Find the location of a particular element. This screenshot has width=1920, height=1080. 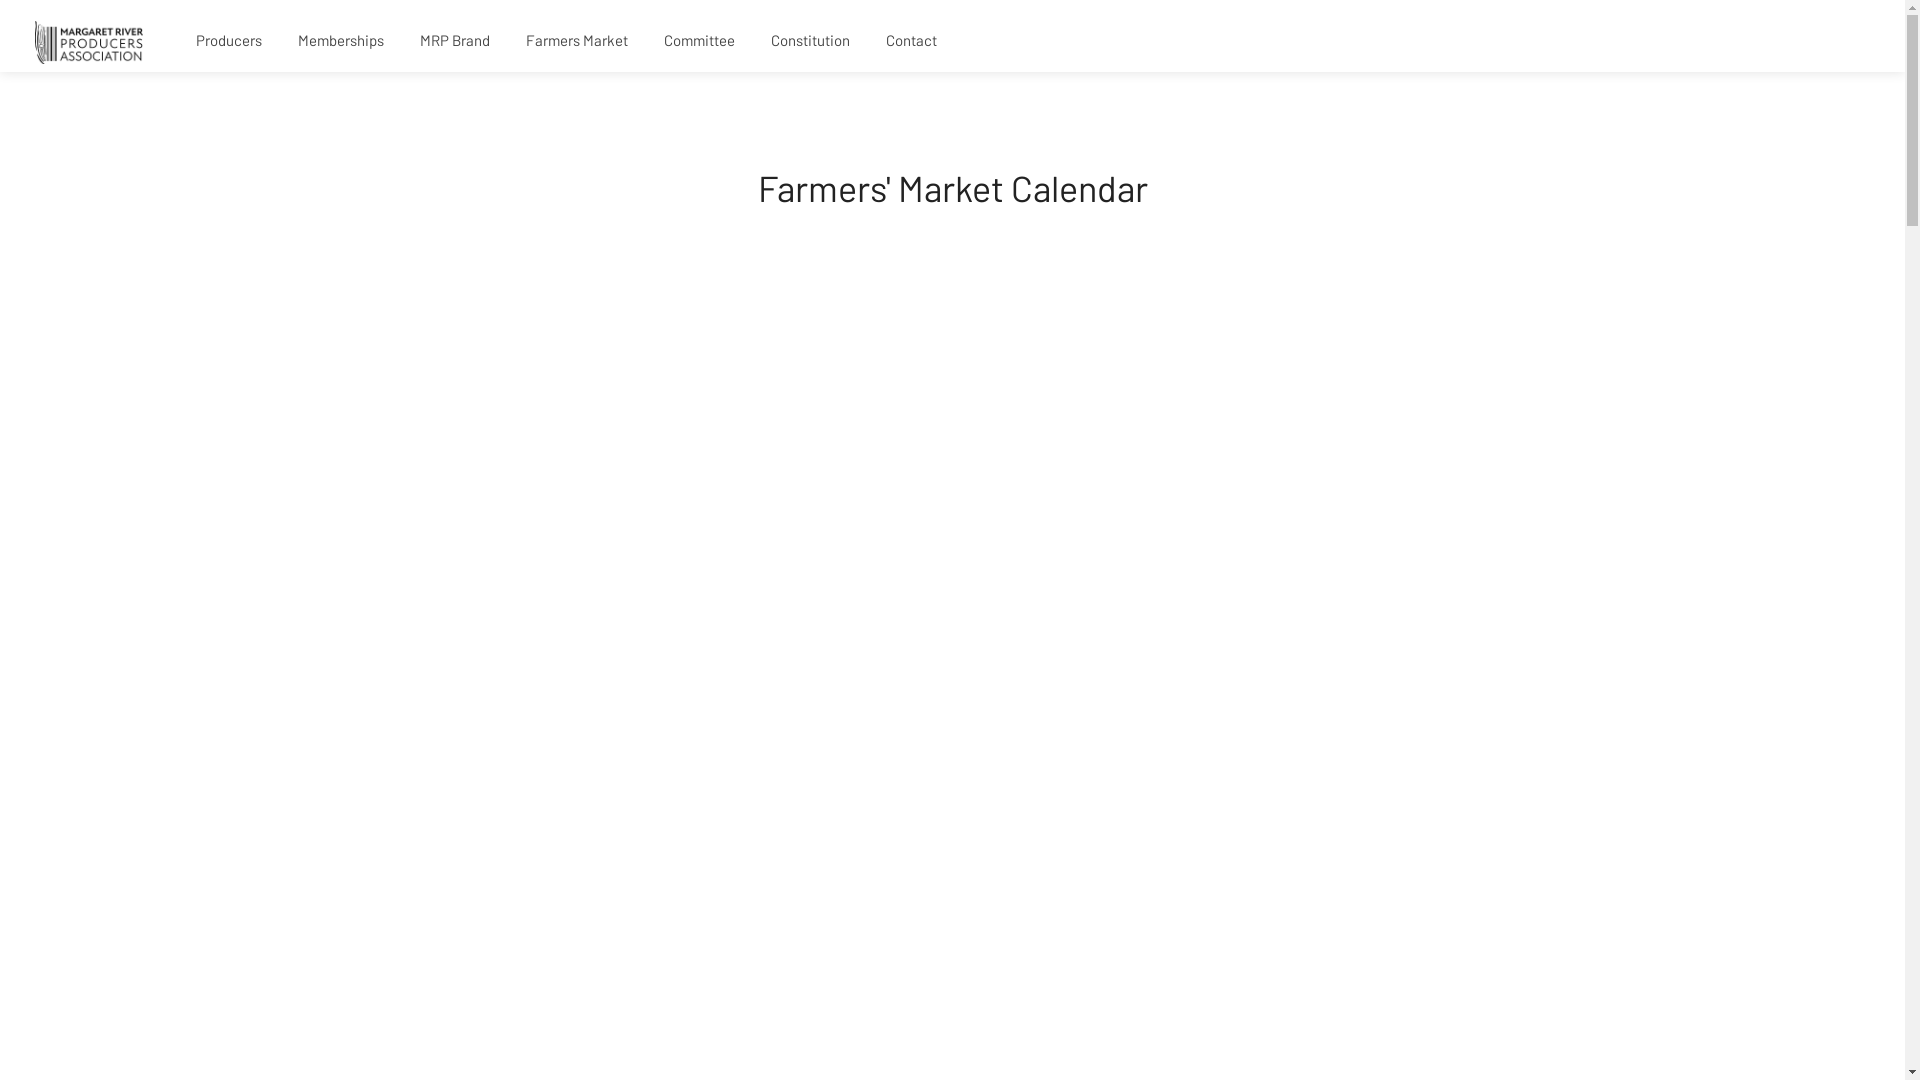

'Constitution' is located at coordinates (754, 41).